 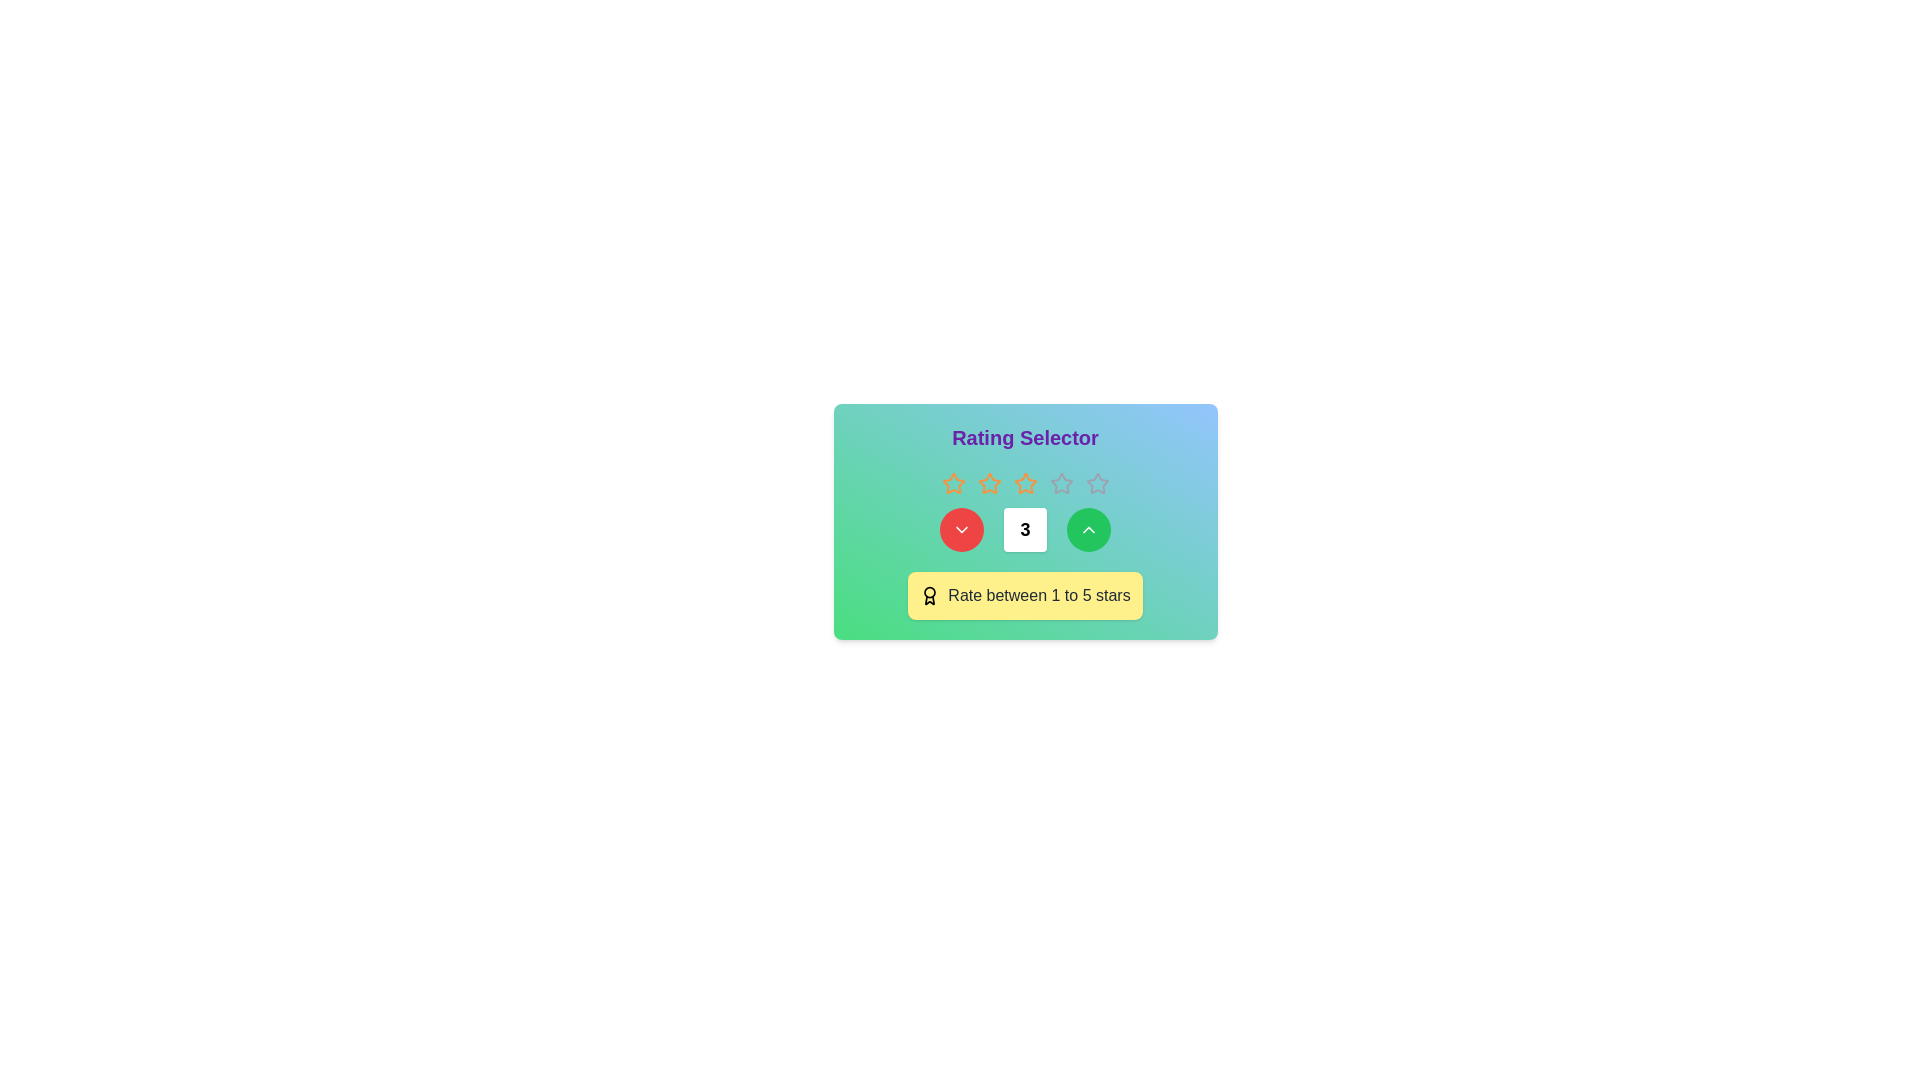 What do you see at coordinates (1087, 528) in the screenshot?
I see `the green circular button that likely increases a counter or selects a higher value in a range for keyboard navigation` at bounding box center [1087, 528].